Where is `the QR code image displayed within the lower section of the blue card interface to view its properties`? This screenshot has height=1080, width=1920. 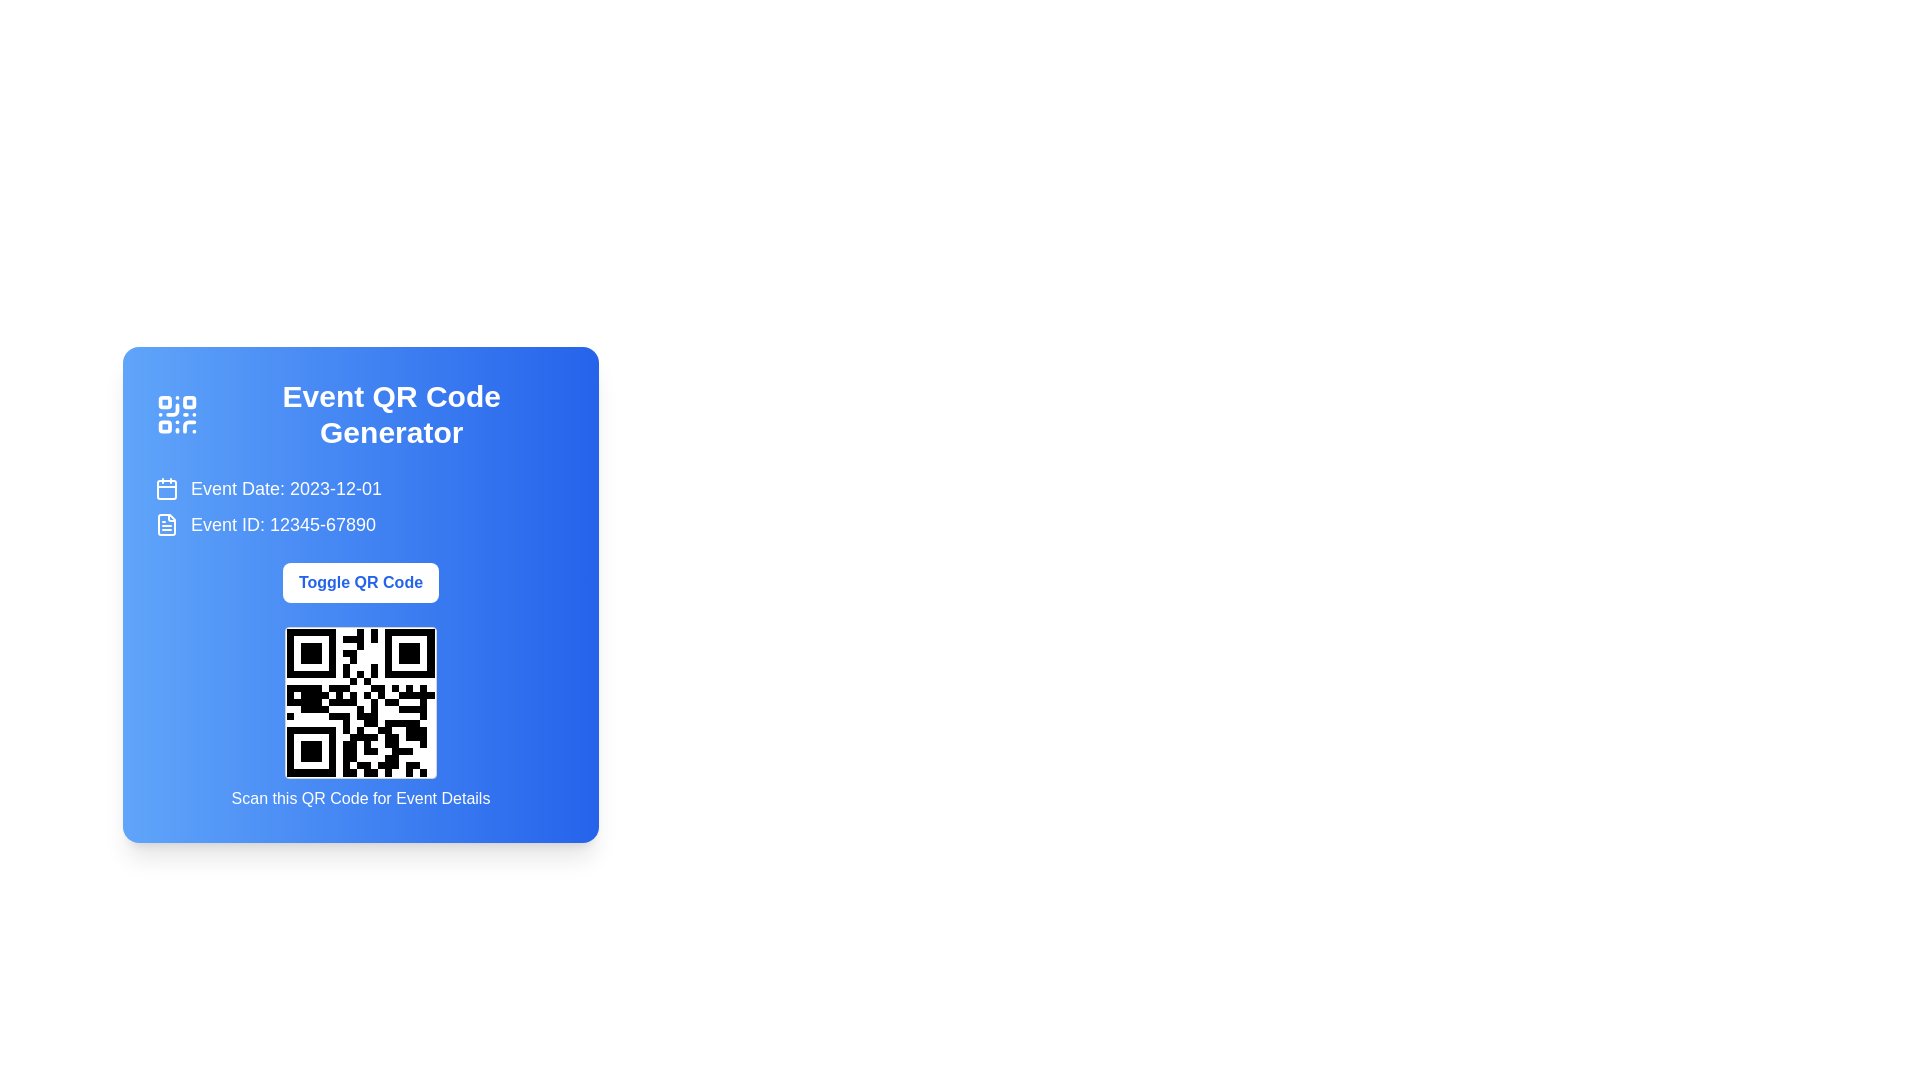 the QR code image displayed within the lower section of the blue card interface to view its properties is located at coordinates (360, 701).